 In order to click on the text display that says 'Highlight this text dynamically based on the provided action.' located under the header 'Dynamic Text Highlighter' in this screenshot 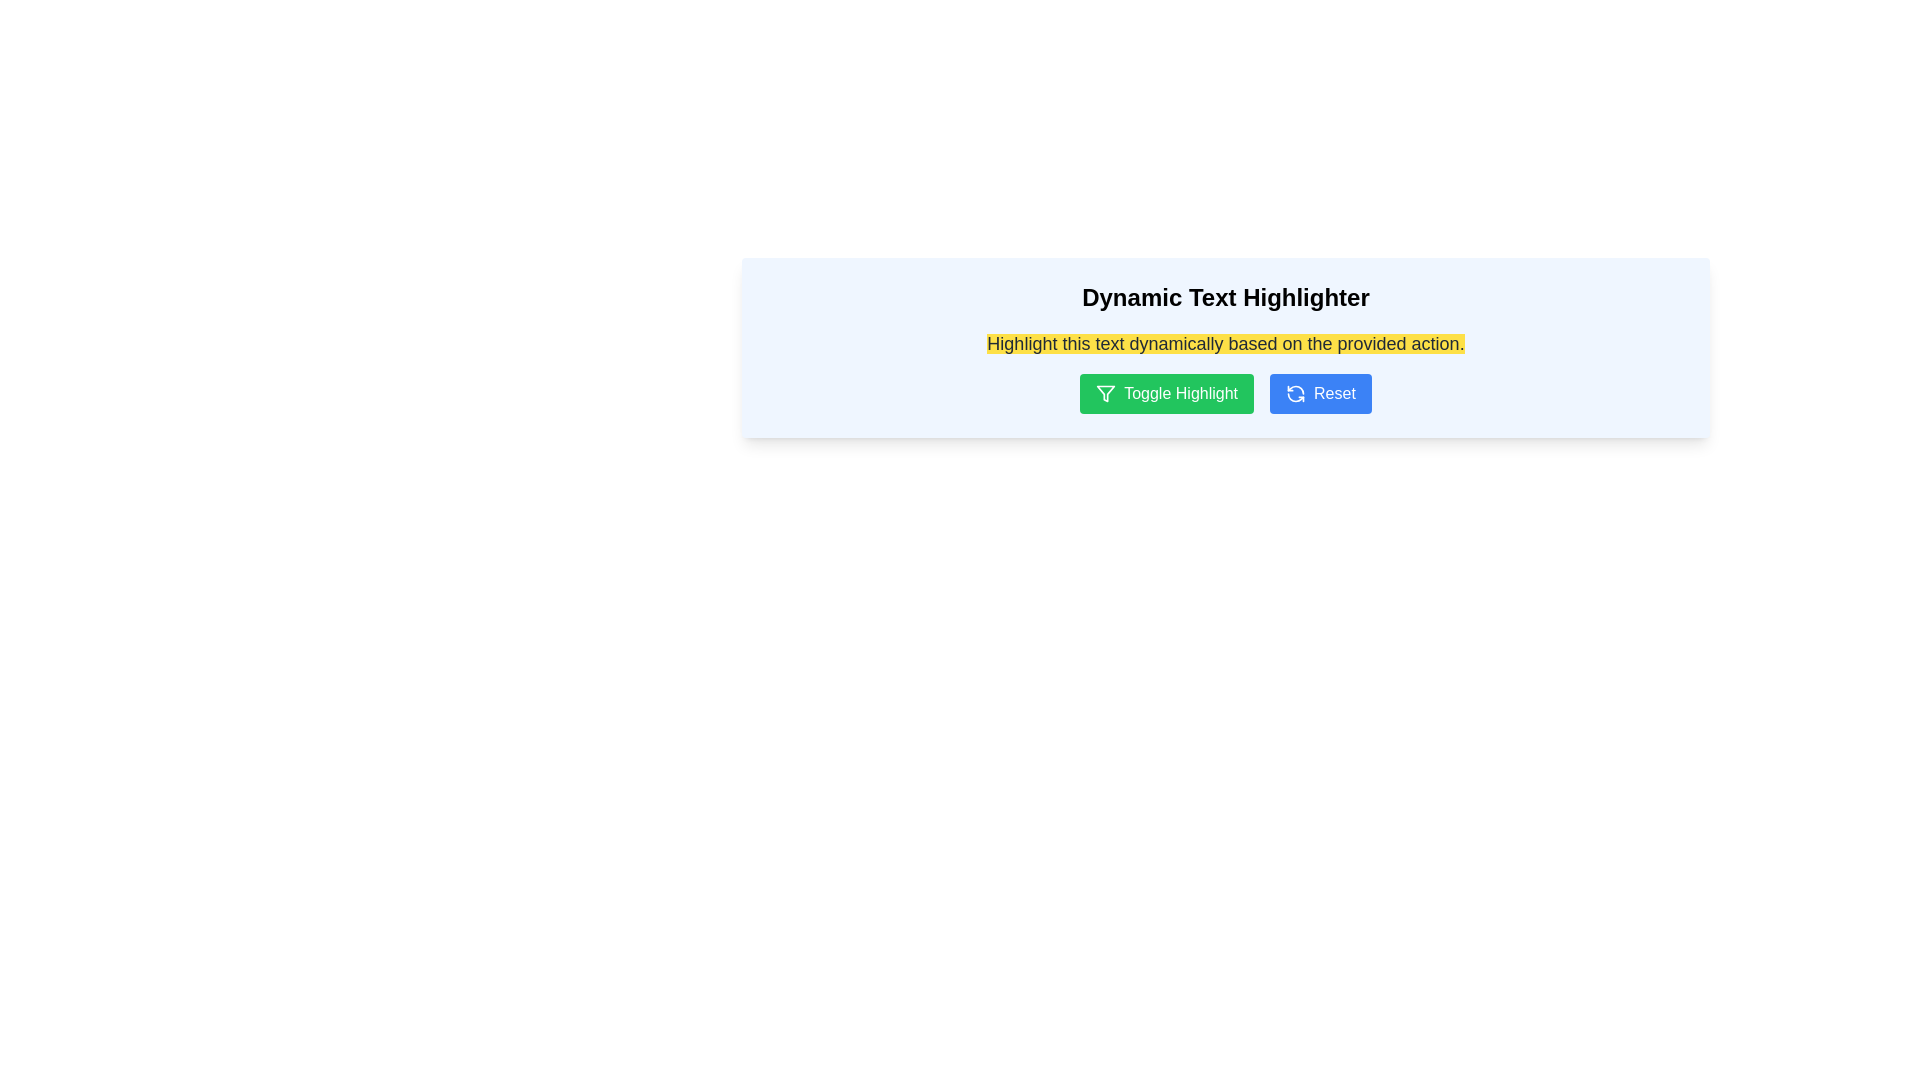, I will do `click(1224, 342)`.